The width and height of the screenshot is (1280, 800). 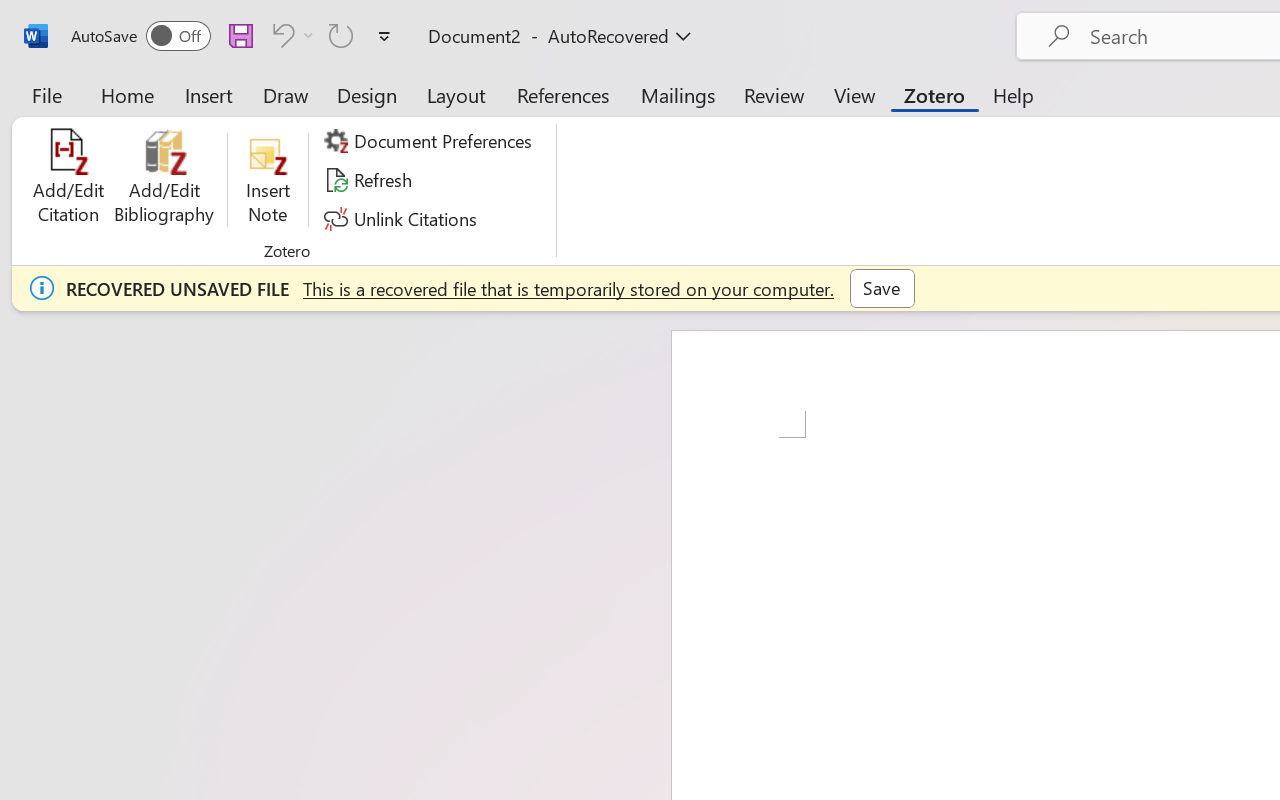 I want to click on 'Add/Edit Citation', so click(x=68, y=179).